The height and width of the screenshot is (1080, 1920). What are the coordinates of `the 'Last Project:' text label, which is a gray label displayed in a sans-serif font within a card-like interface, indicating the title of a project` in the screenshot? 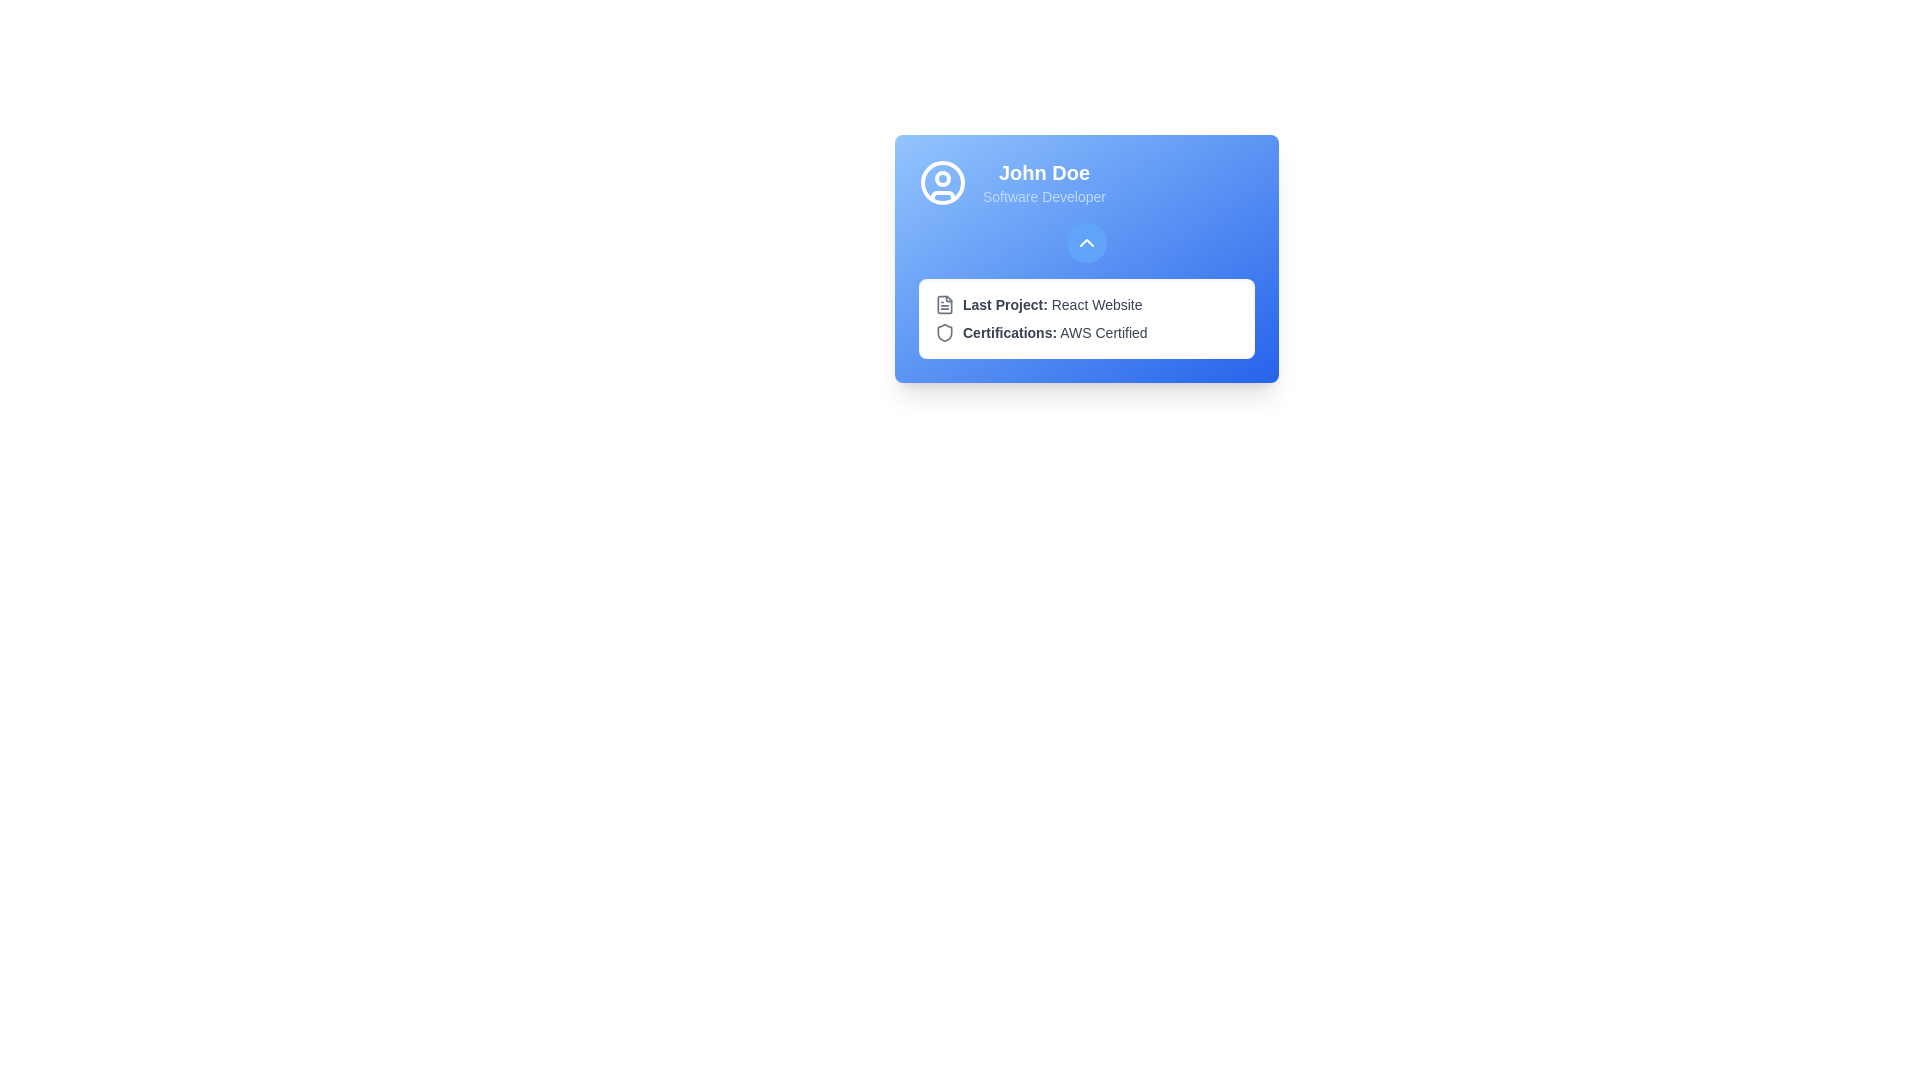 It's located at (1005, 304).